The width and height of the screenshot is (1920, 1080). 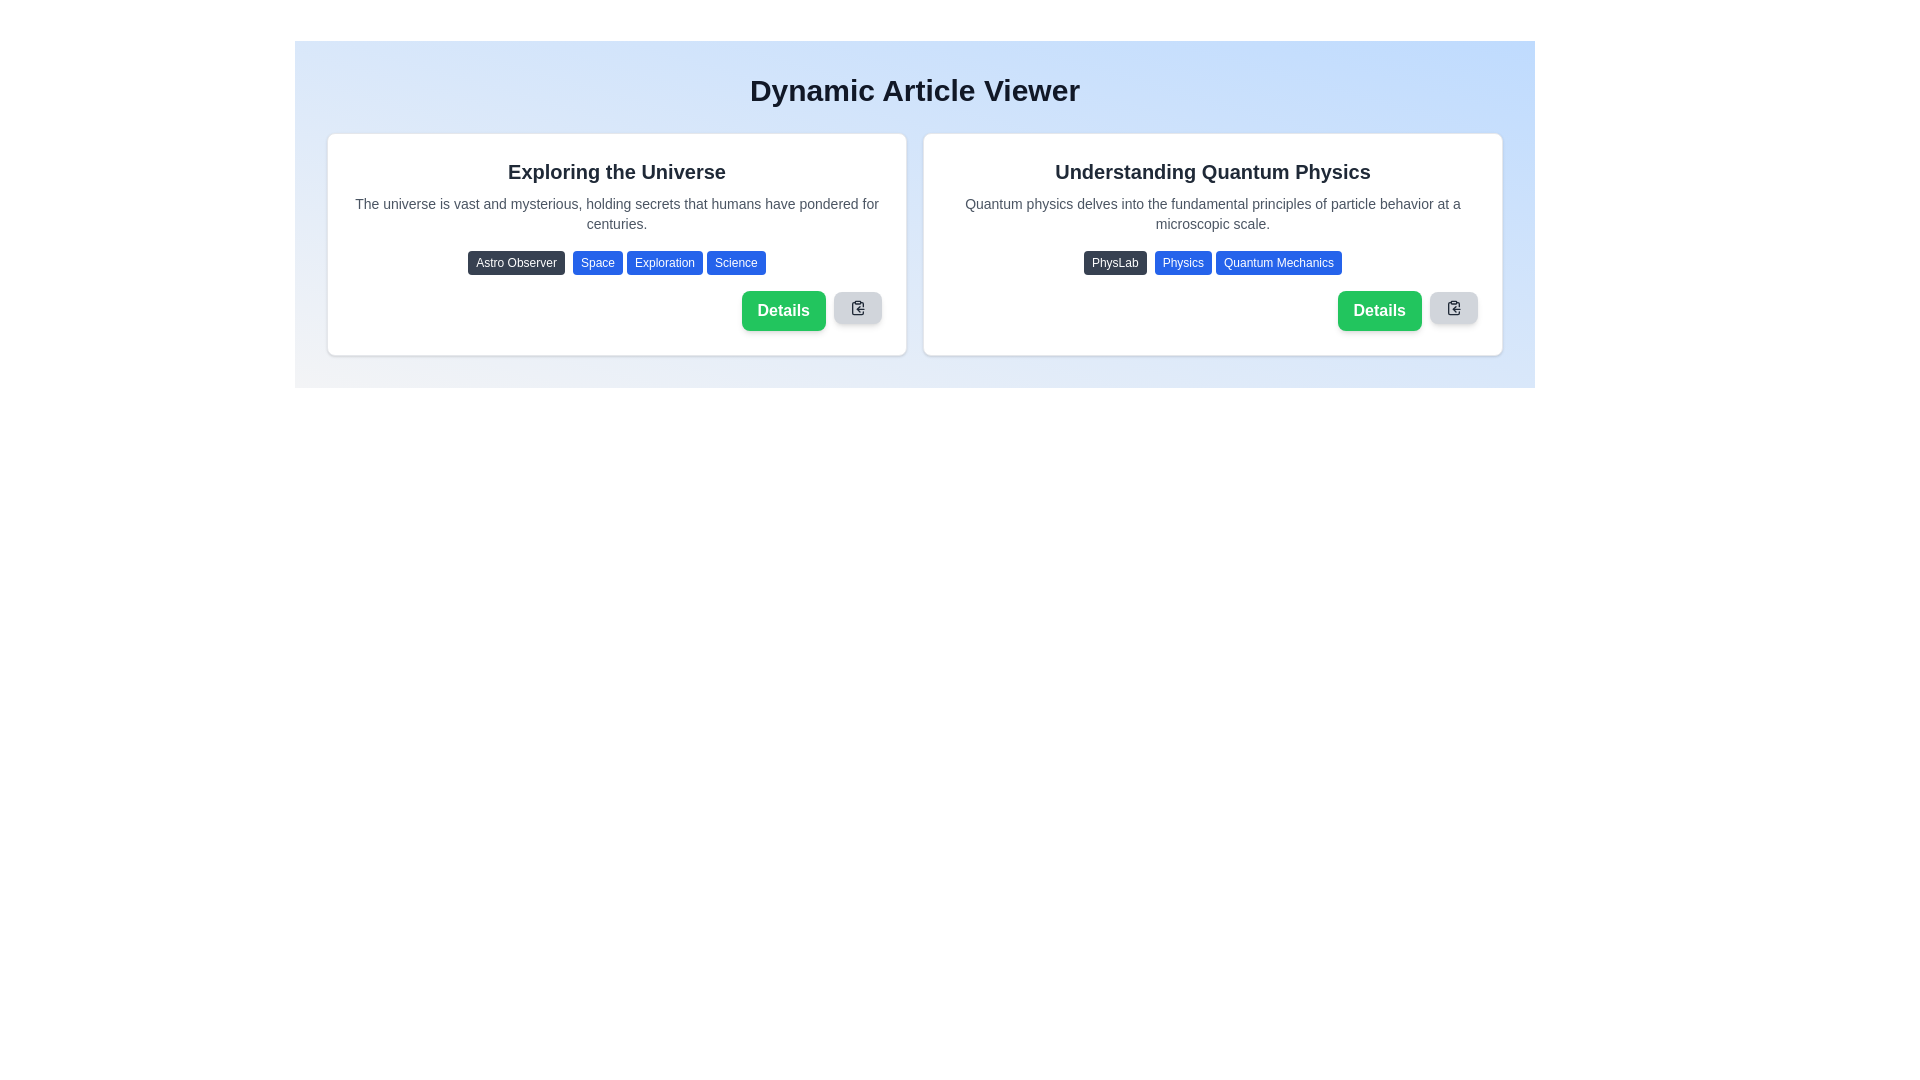 I want to click on the text of the label associated with the card titled 'Exploring the Universe', which is the first in a row of labels, so click(x=516, y=261).